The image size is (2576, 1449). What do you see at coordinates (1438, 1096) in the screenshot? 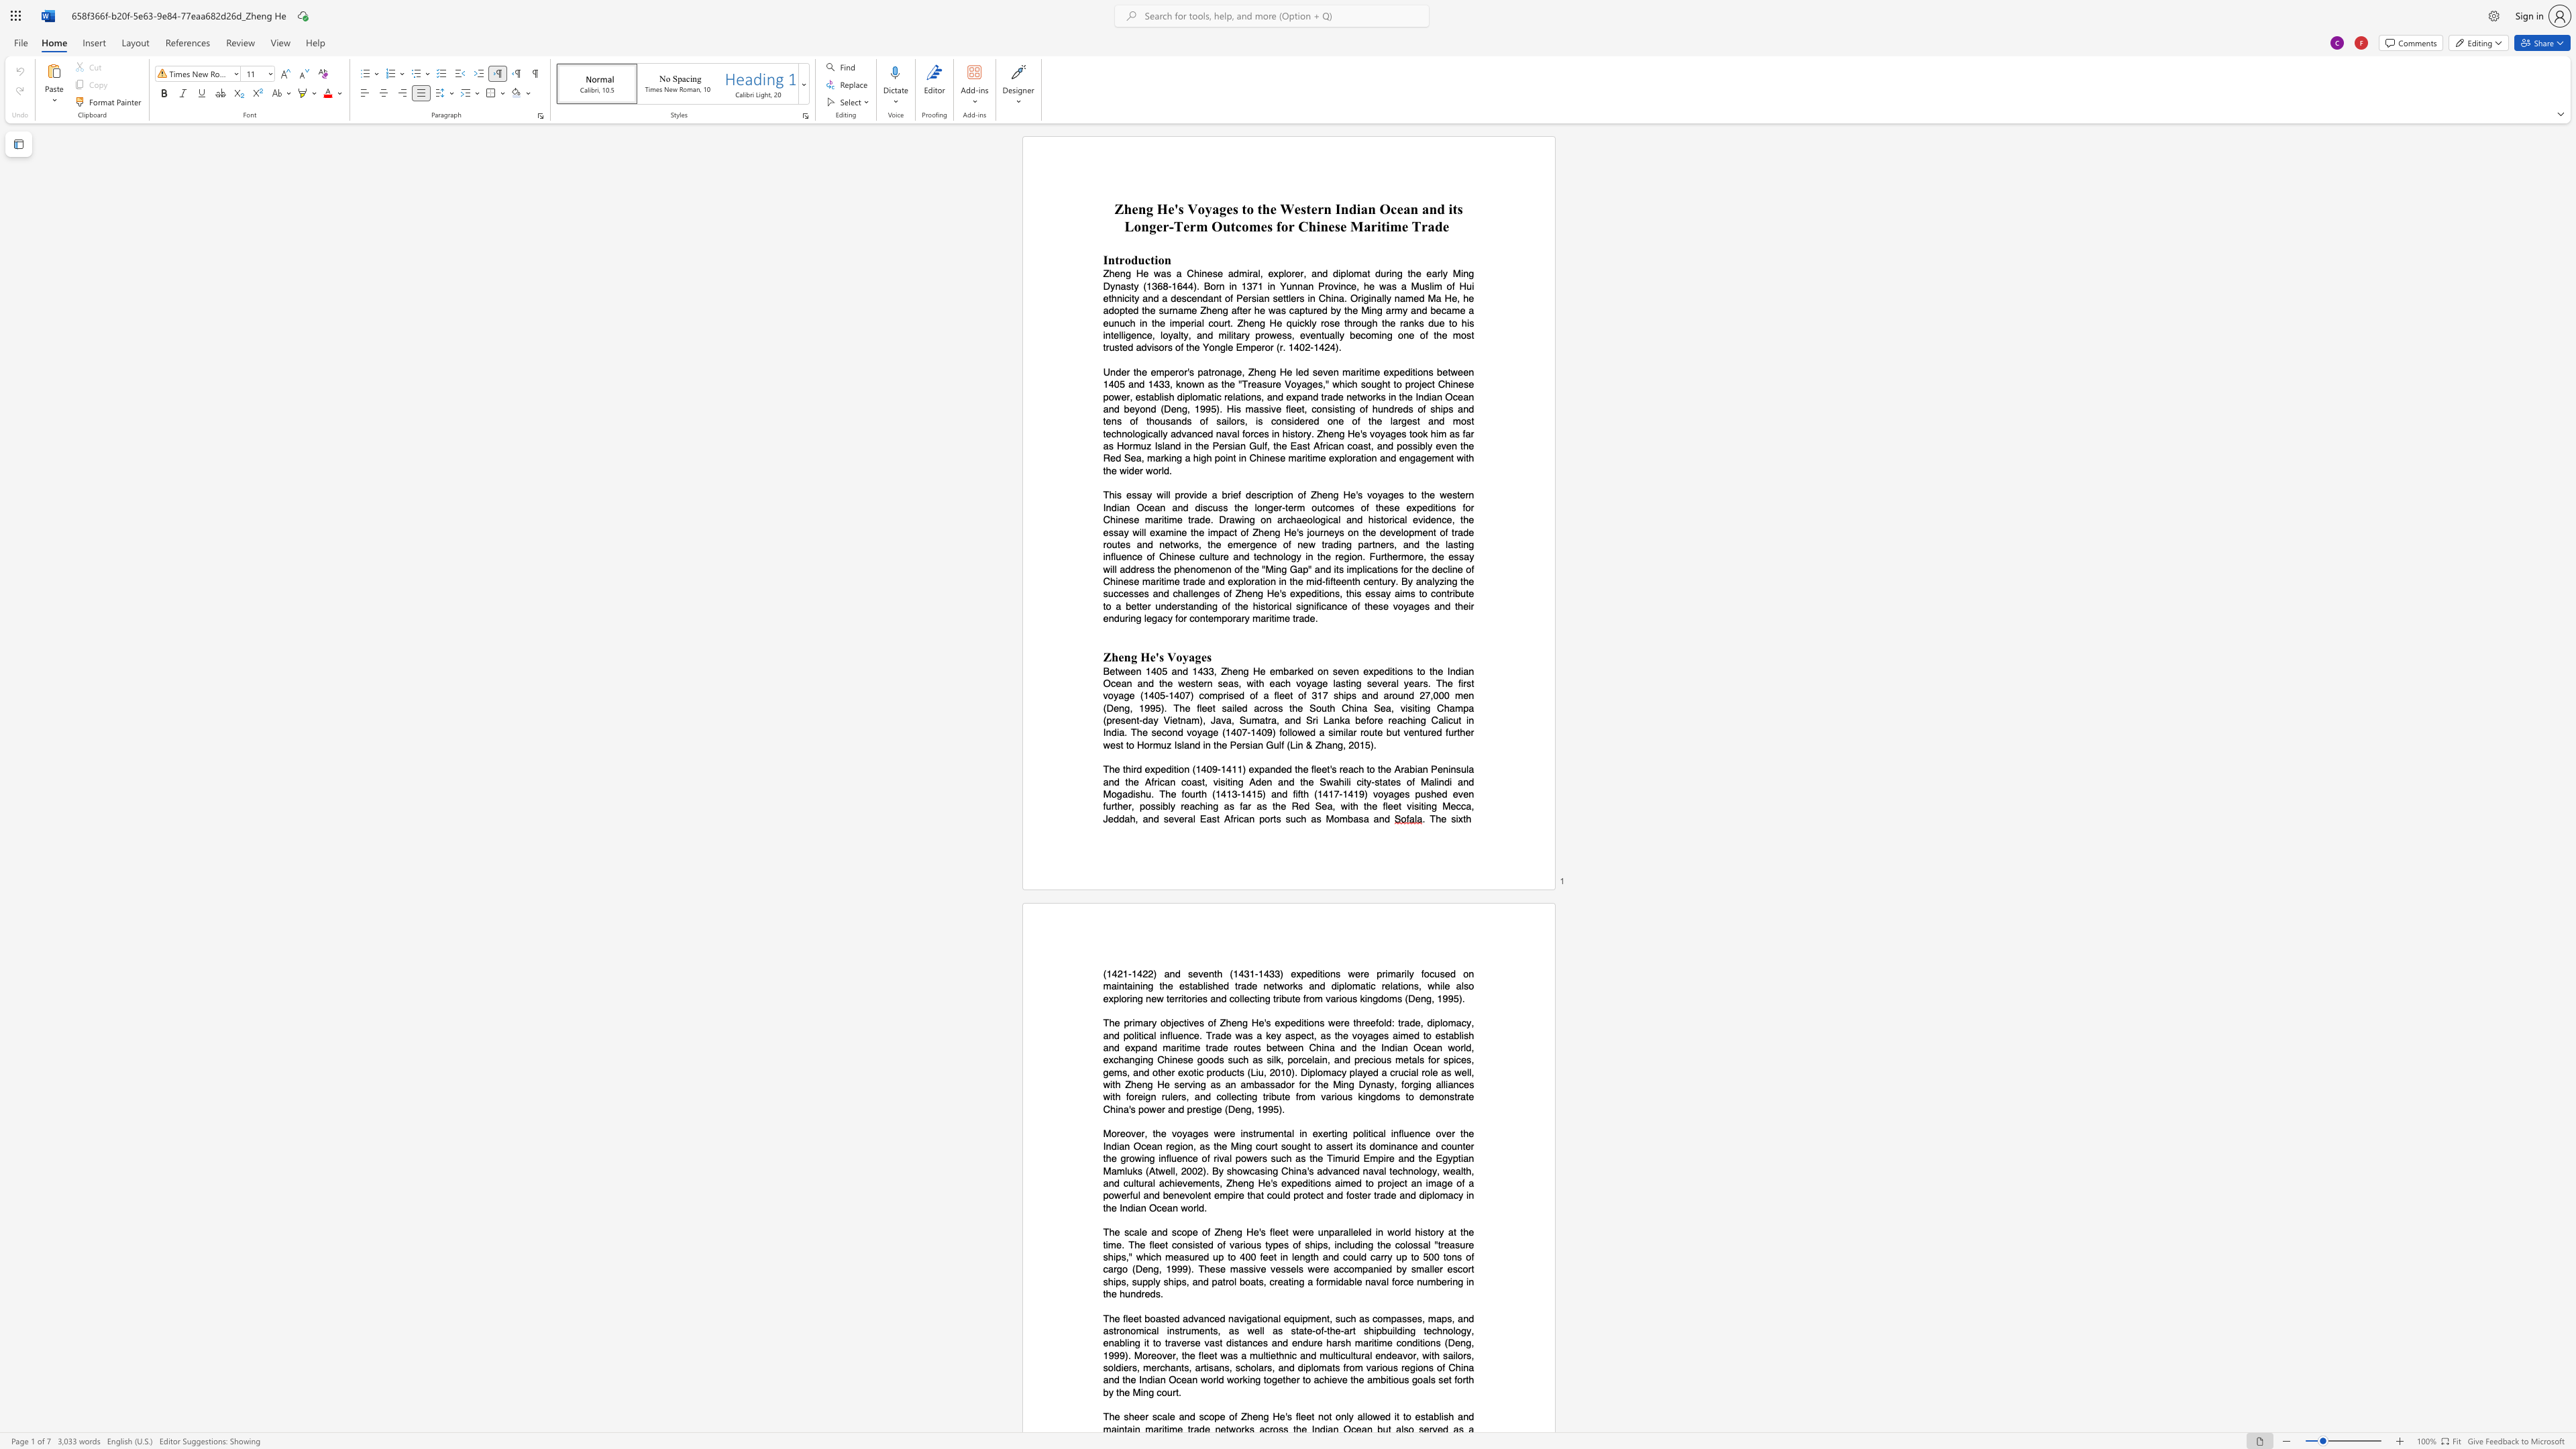
I see `the space between the continuous character "m" and "o" in the text` at bounding box center [1438, 1096].